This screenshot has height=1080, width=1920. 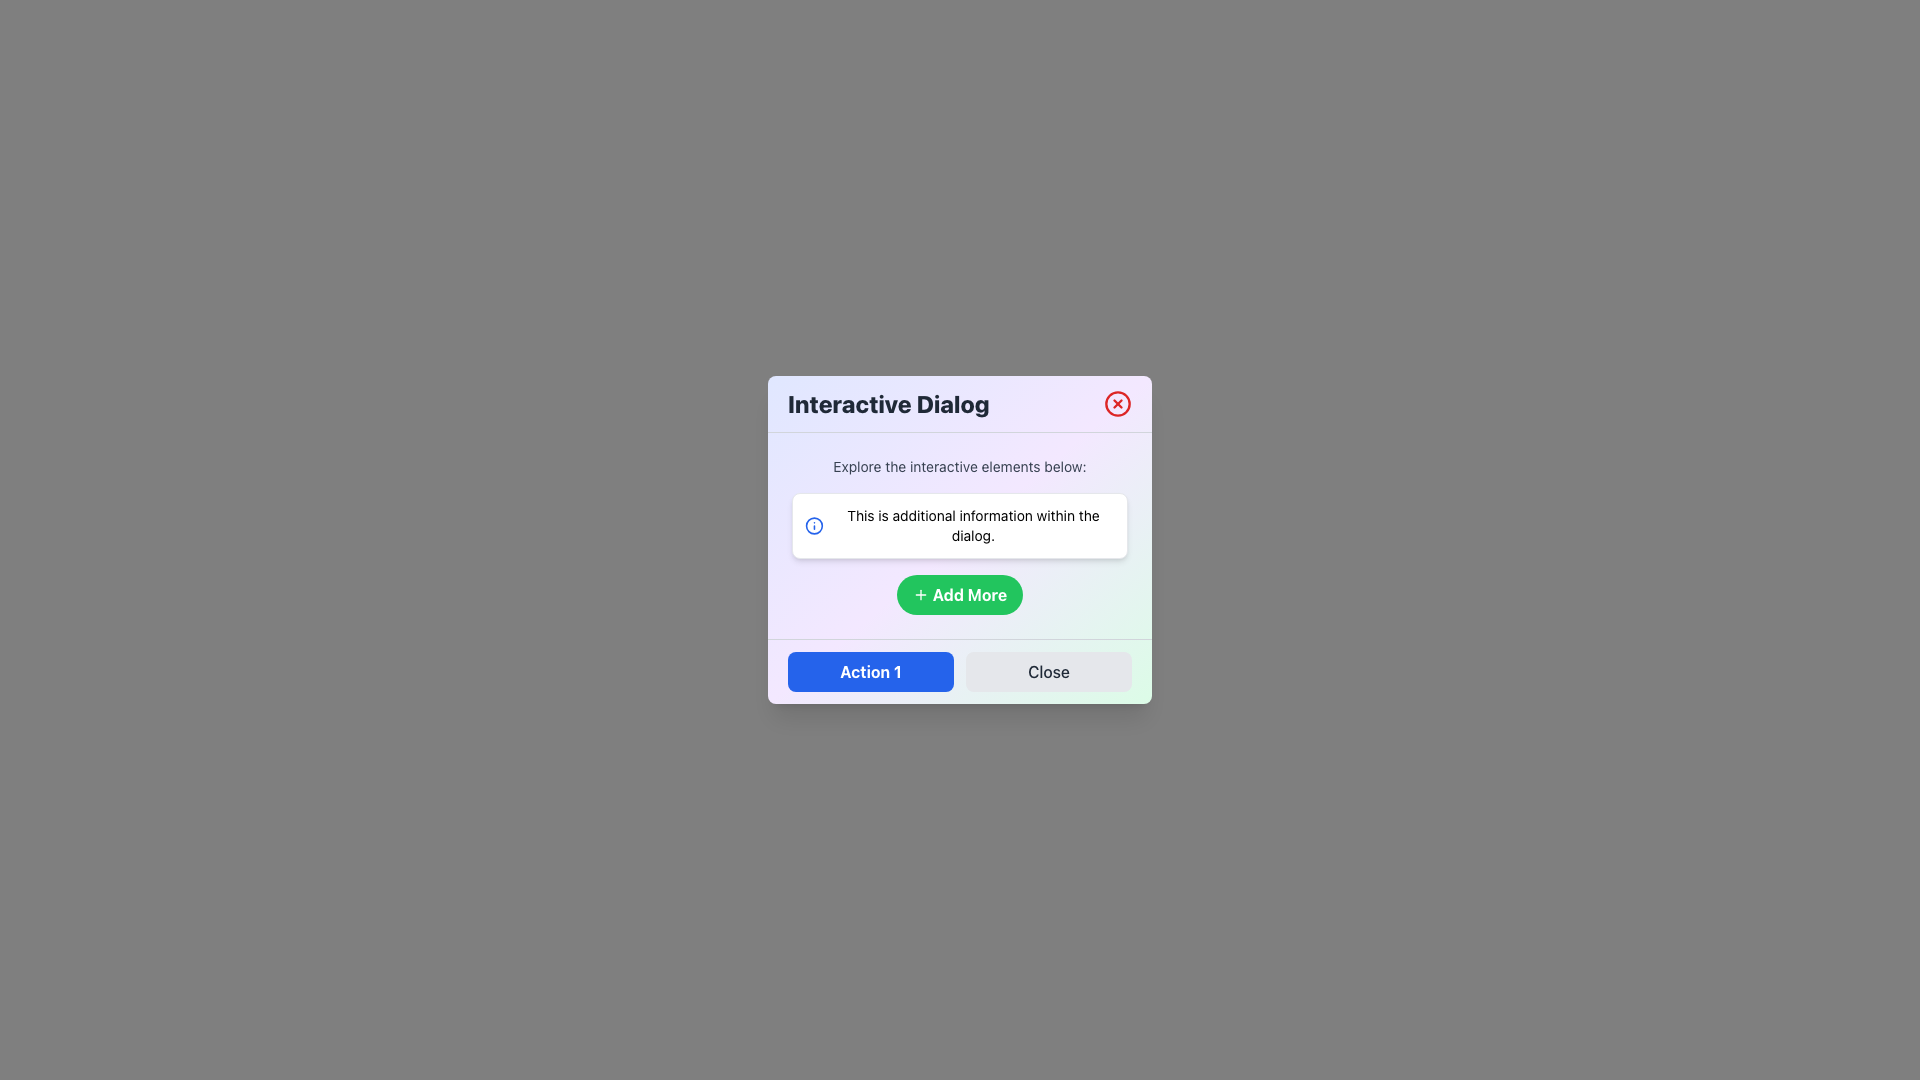 I want to click on informational text from the Text Label positioned in the middle of the dialog box, next to an icon, so click(x=973, y=524).